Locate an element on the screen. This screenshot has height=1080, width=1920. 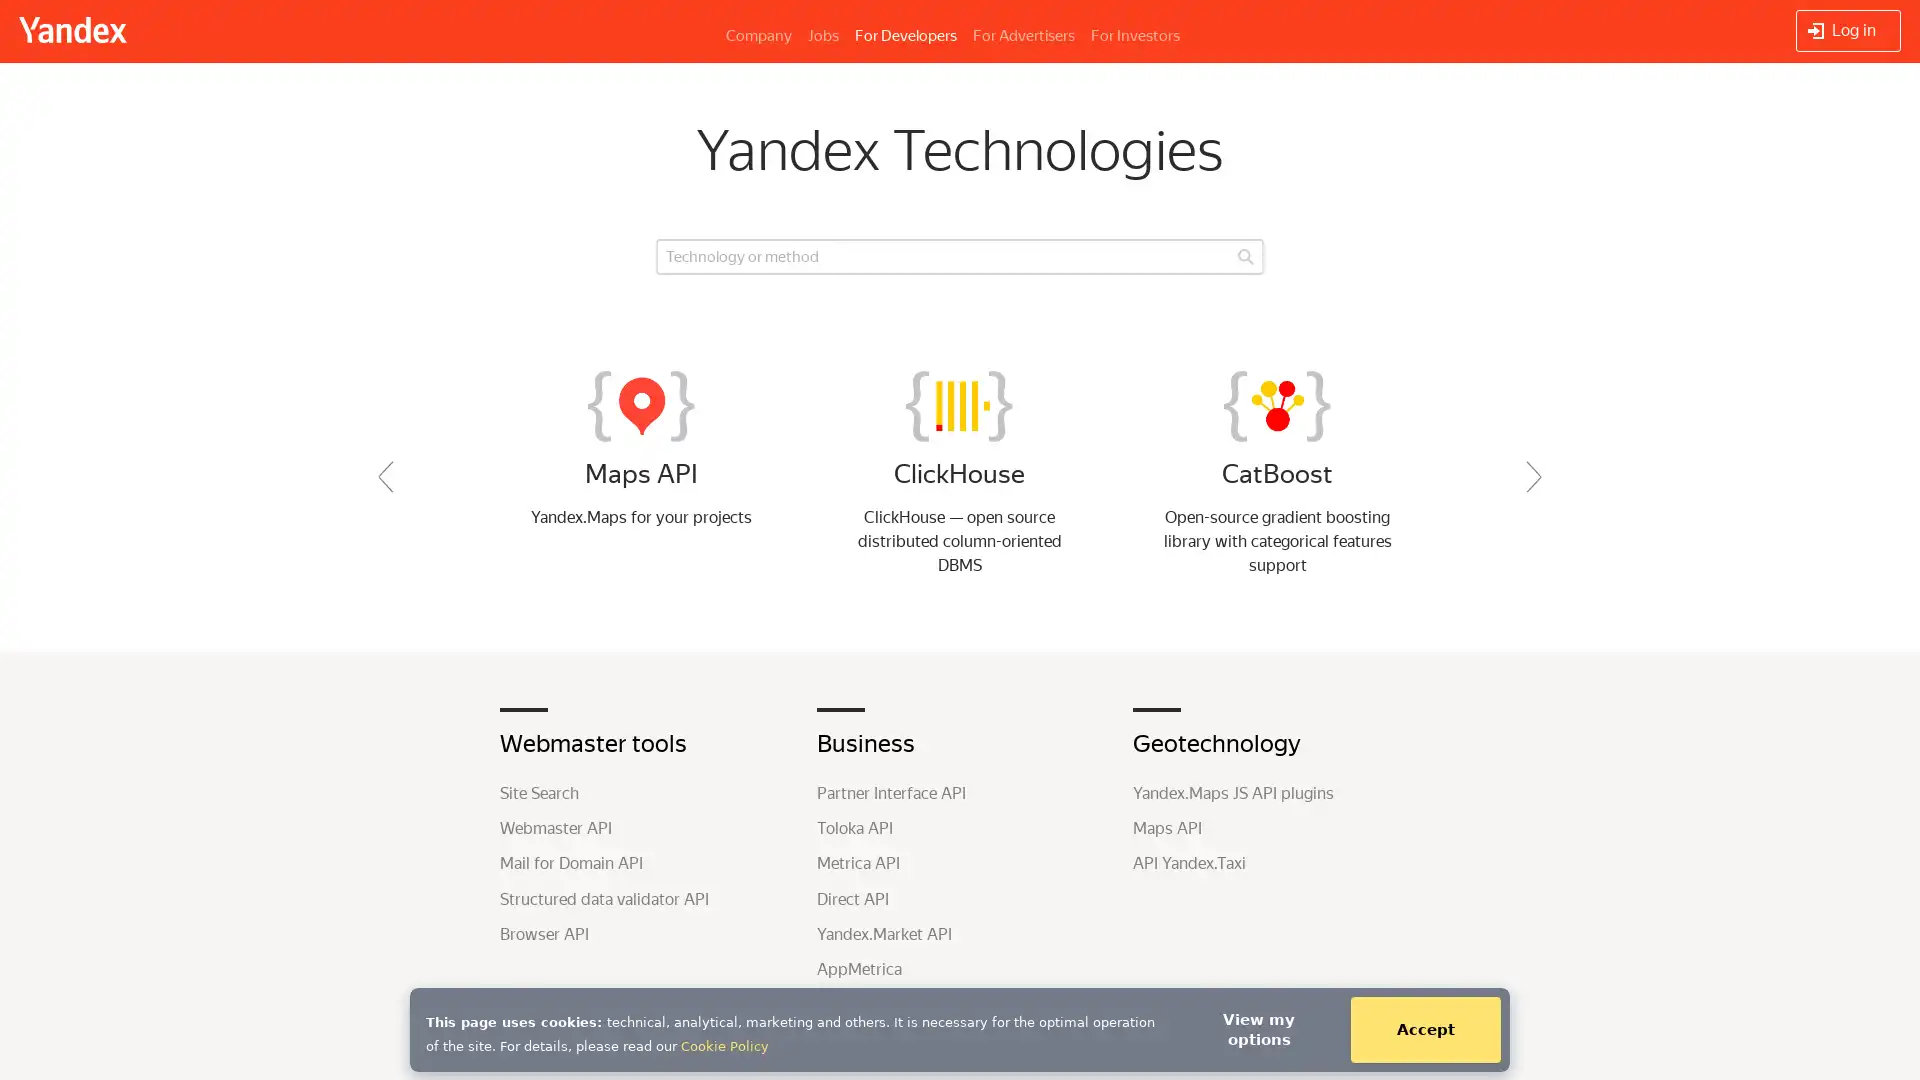
Previous slide is located at coordinates (385, 477).